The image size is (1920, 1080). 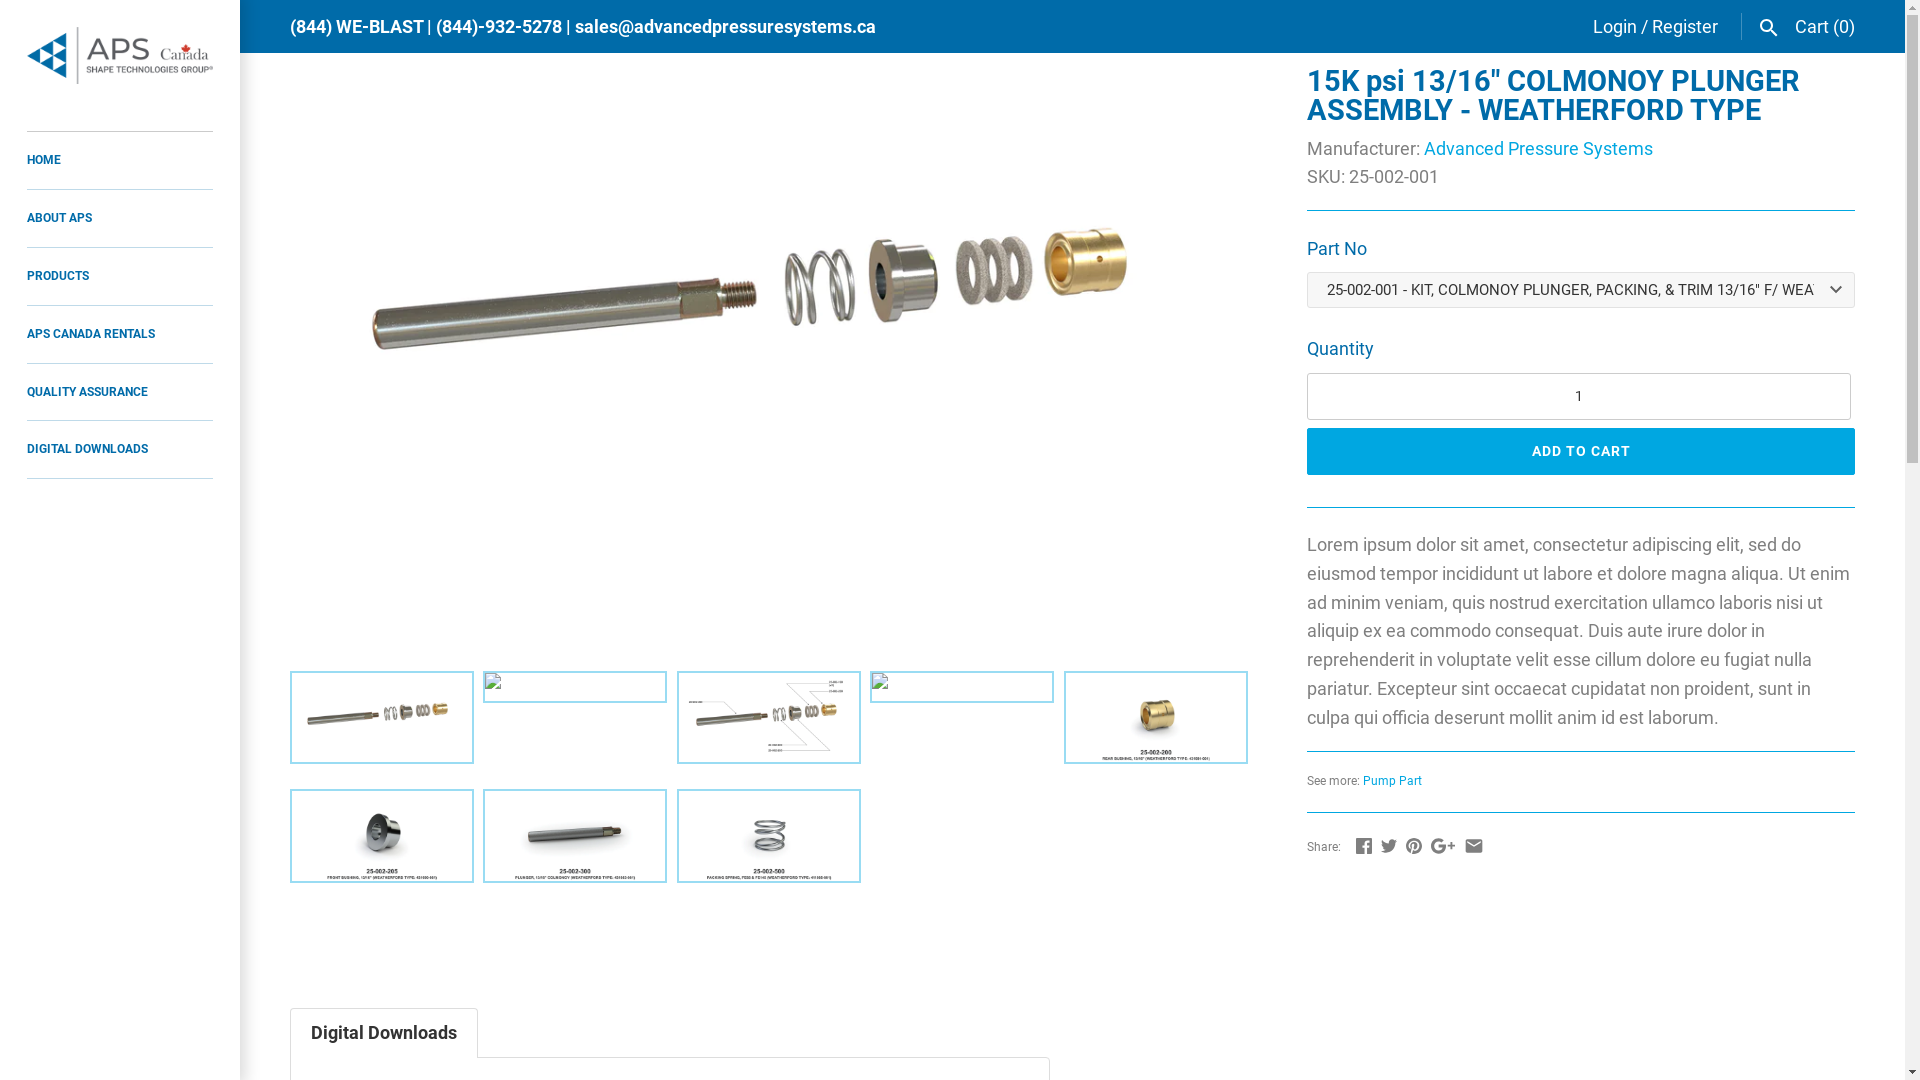 I want to click on 'Pinterest', so click(x=1413, y=845).